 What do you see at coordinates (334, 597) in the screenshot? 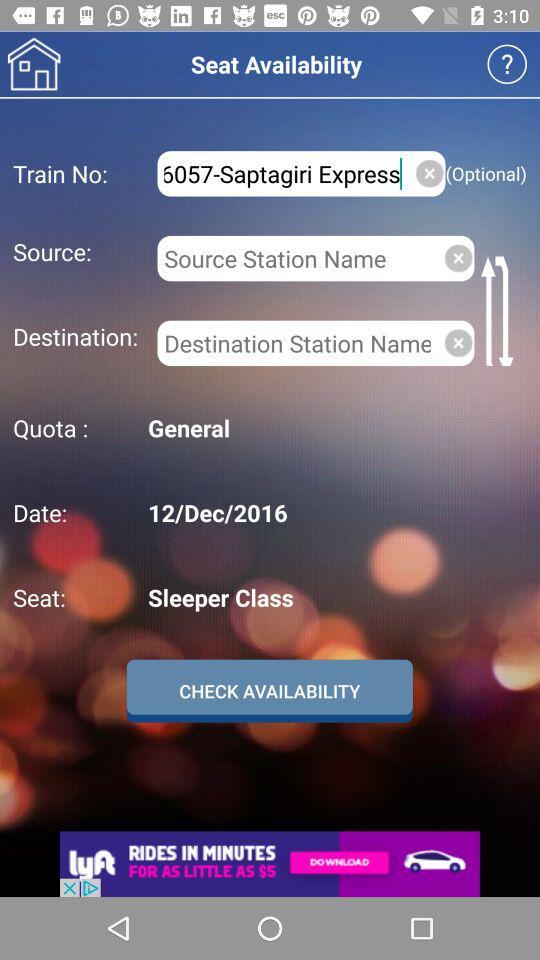
I see `icon below 12/dec/2016 icon` at bounding box center [334, 597].